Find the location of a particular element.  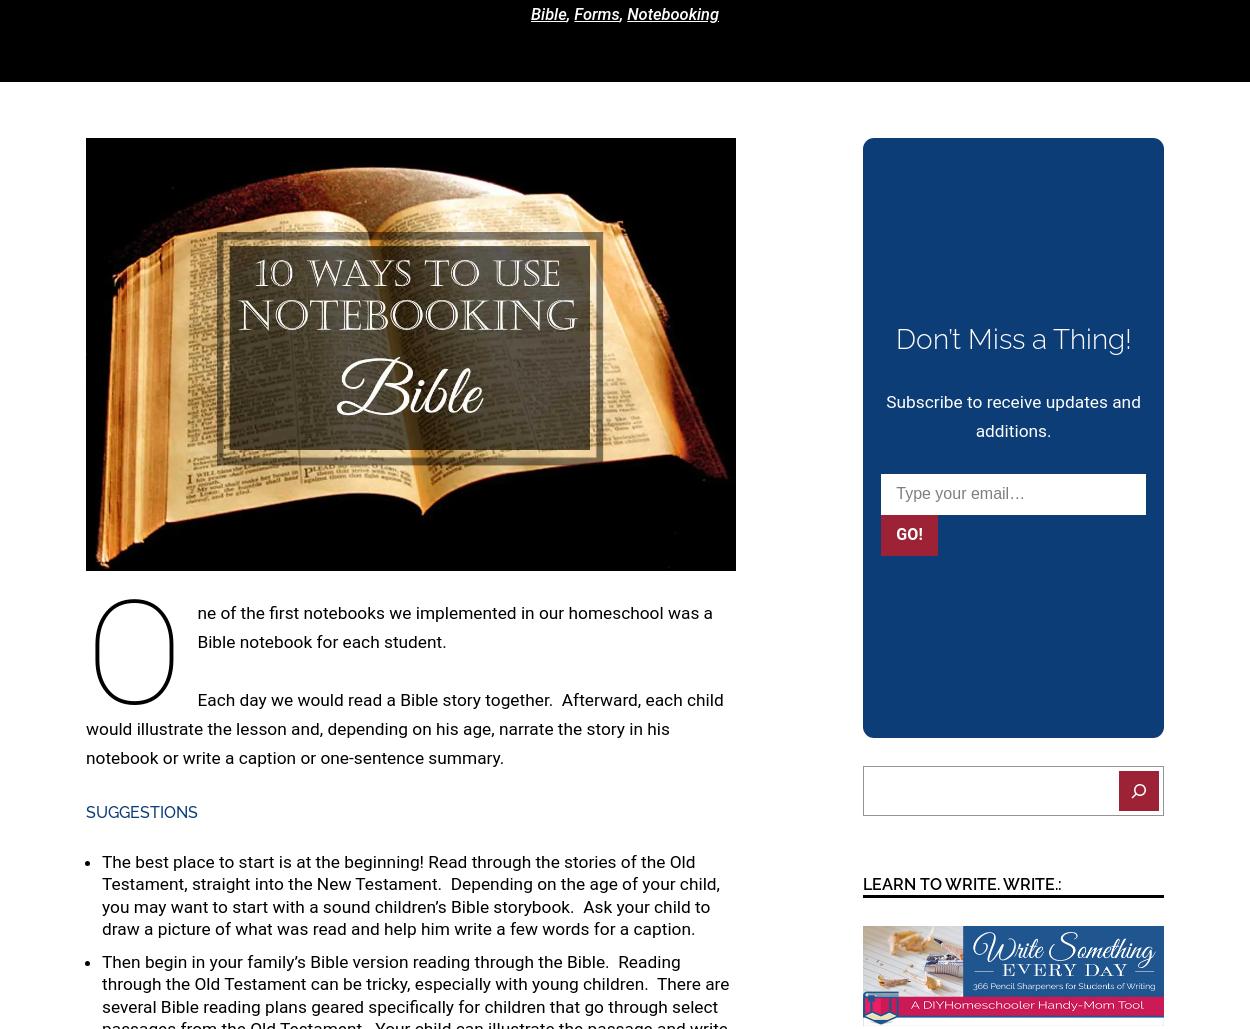

'Learn to Write. Write.:' is located at coordinates (961, 883).